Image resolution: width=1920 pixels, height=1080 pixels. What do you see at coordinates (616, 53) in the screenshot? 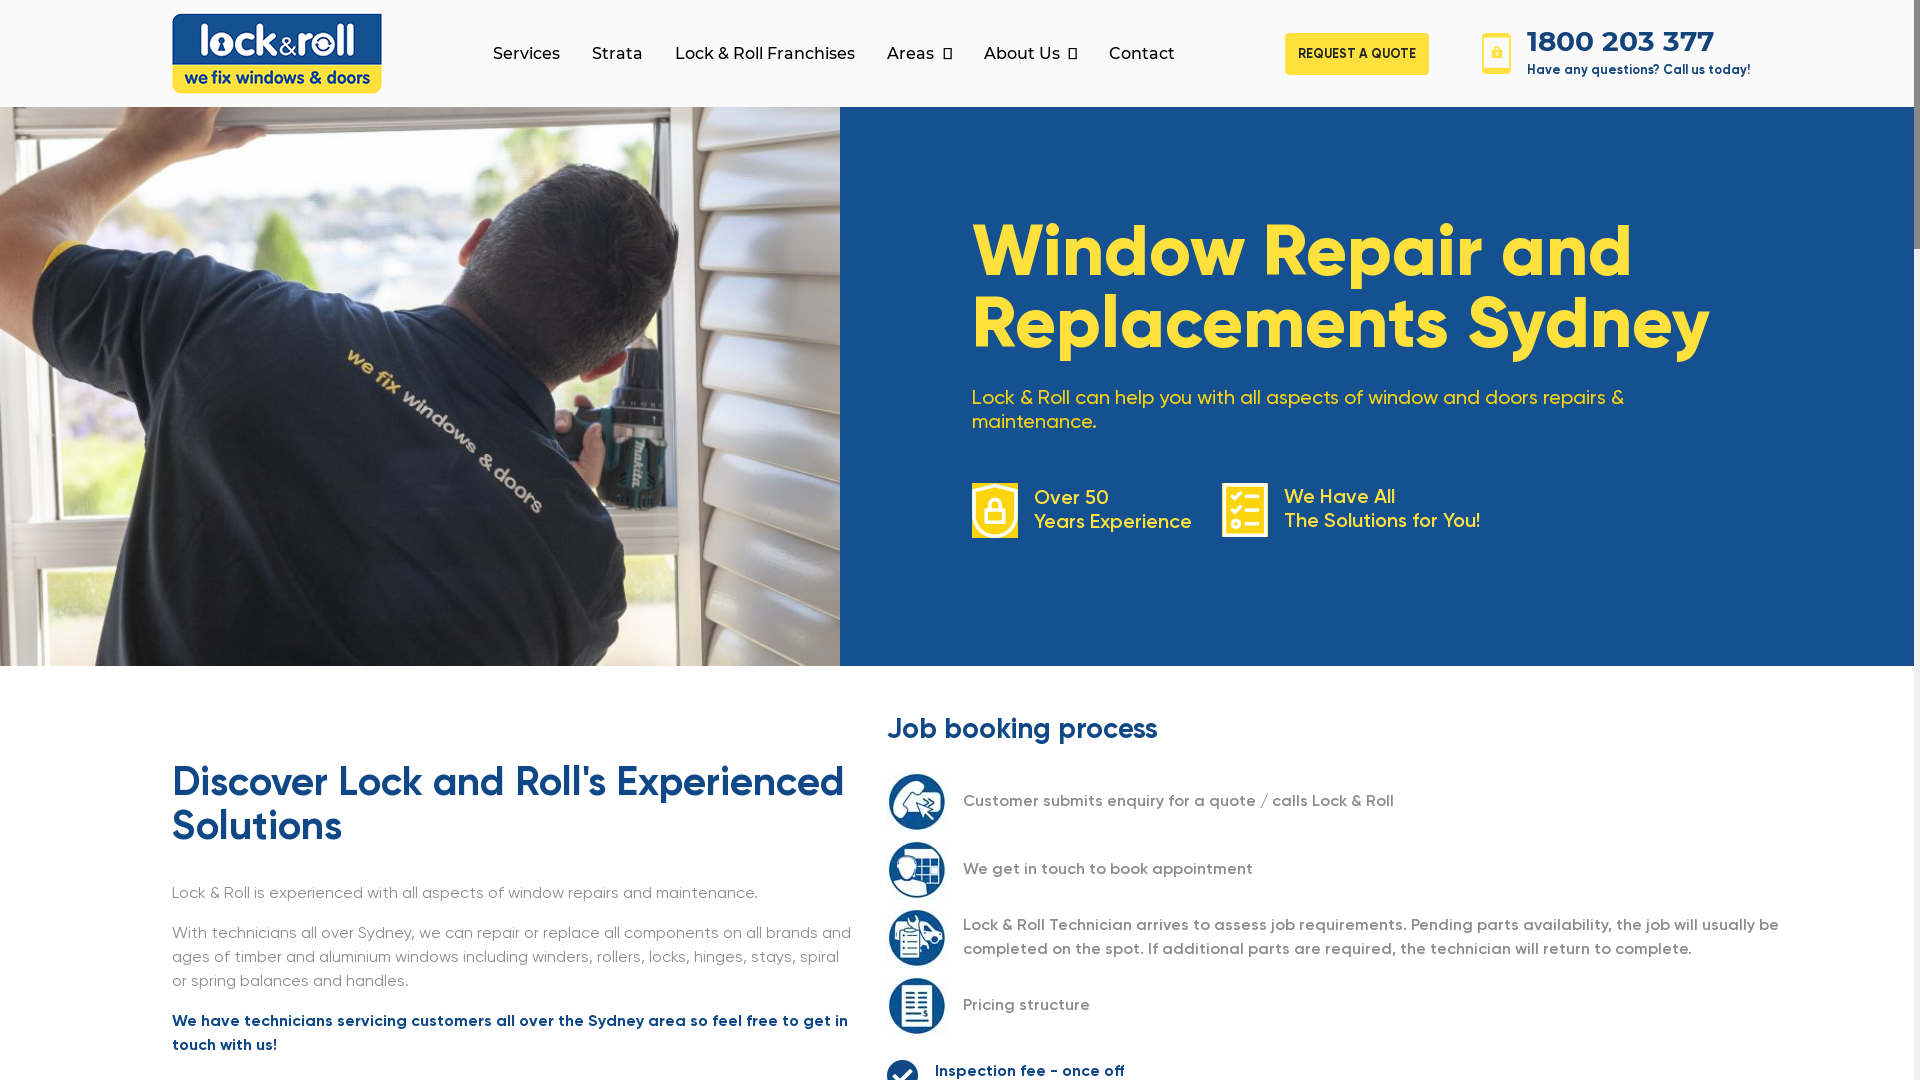
I see `'Strata'` at bounding box center [616, 53].